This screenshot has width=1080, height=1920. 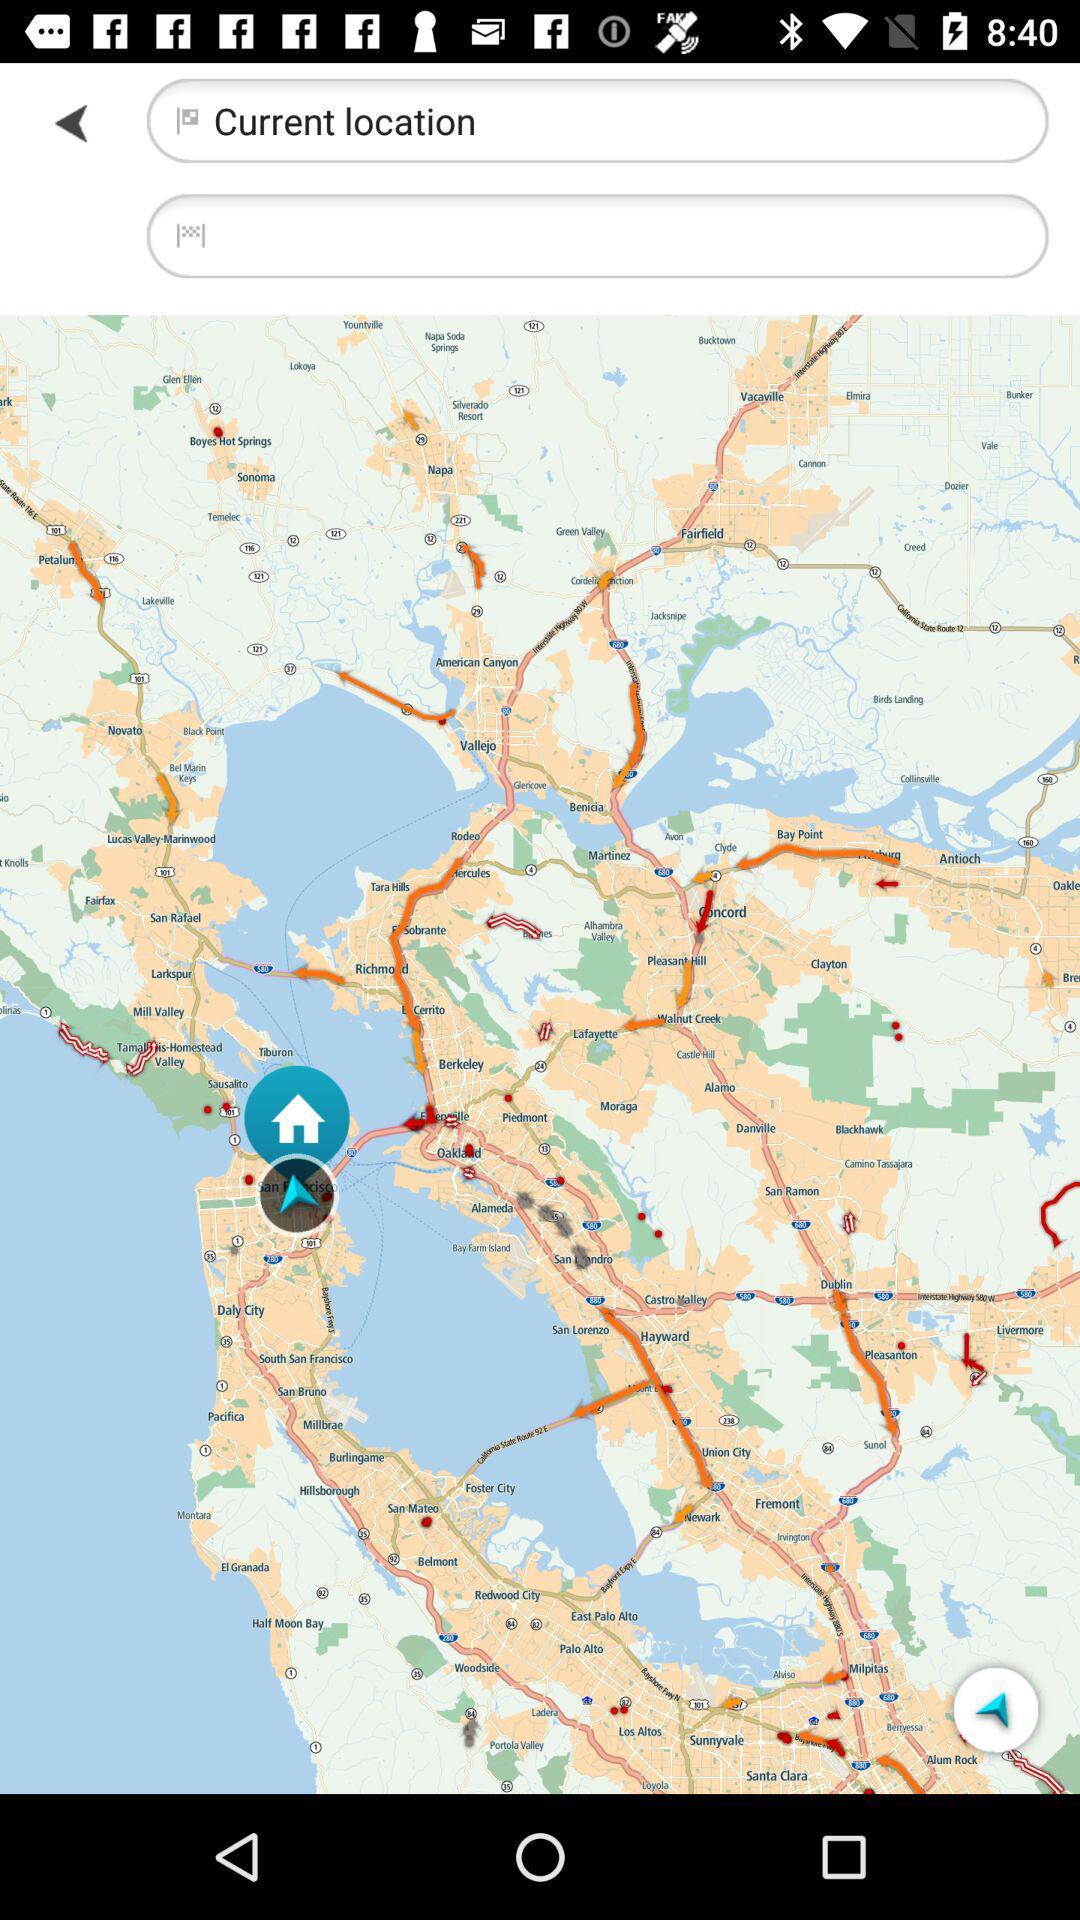 I want to click on current location item, so click(x=596, y=119).